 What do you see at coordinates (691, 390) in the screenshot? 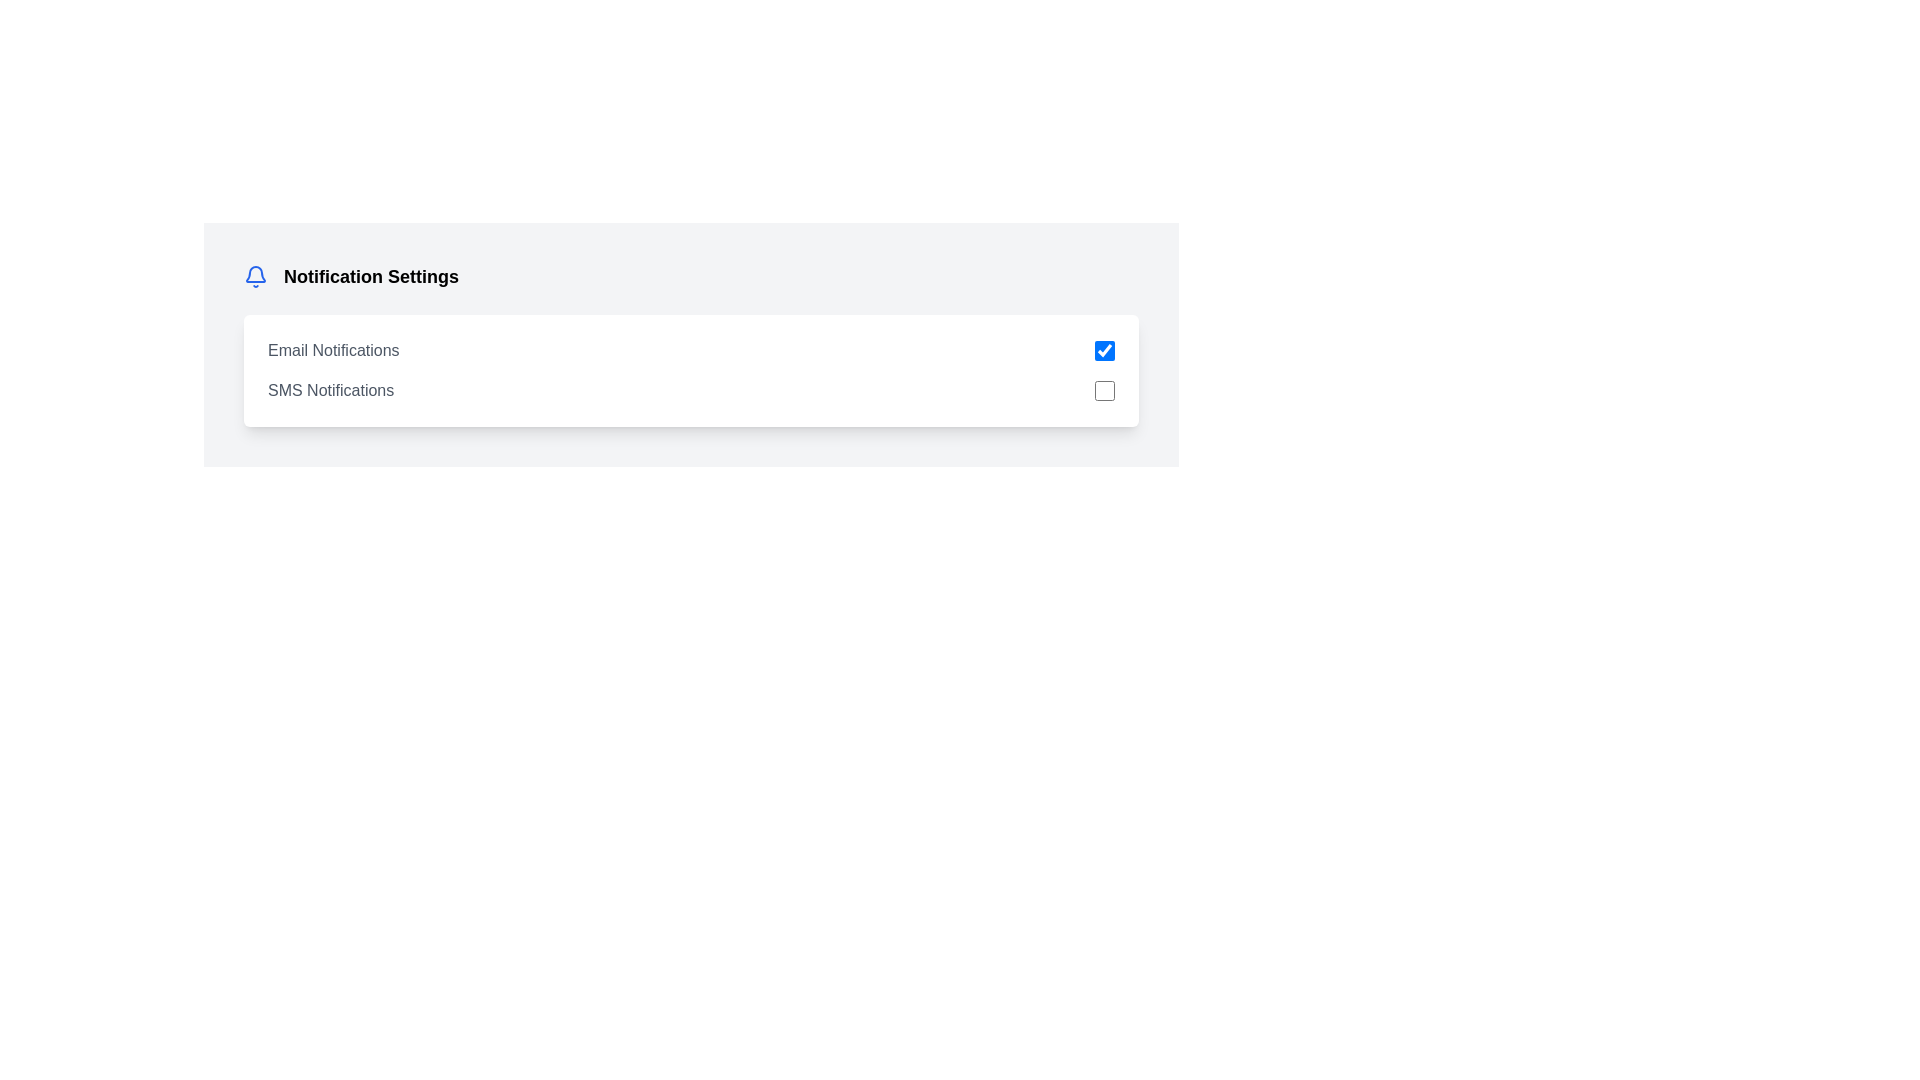
I see `the checkbox for 'SMS Notifications' in the Notification Settings section` at bounding box center [691, 390].